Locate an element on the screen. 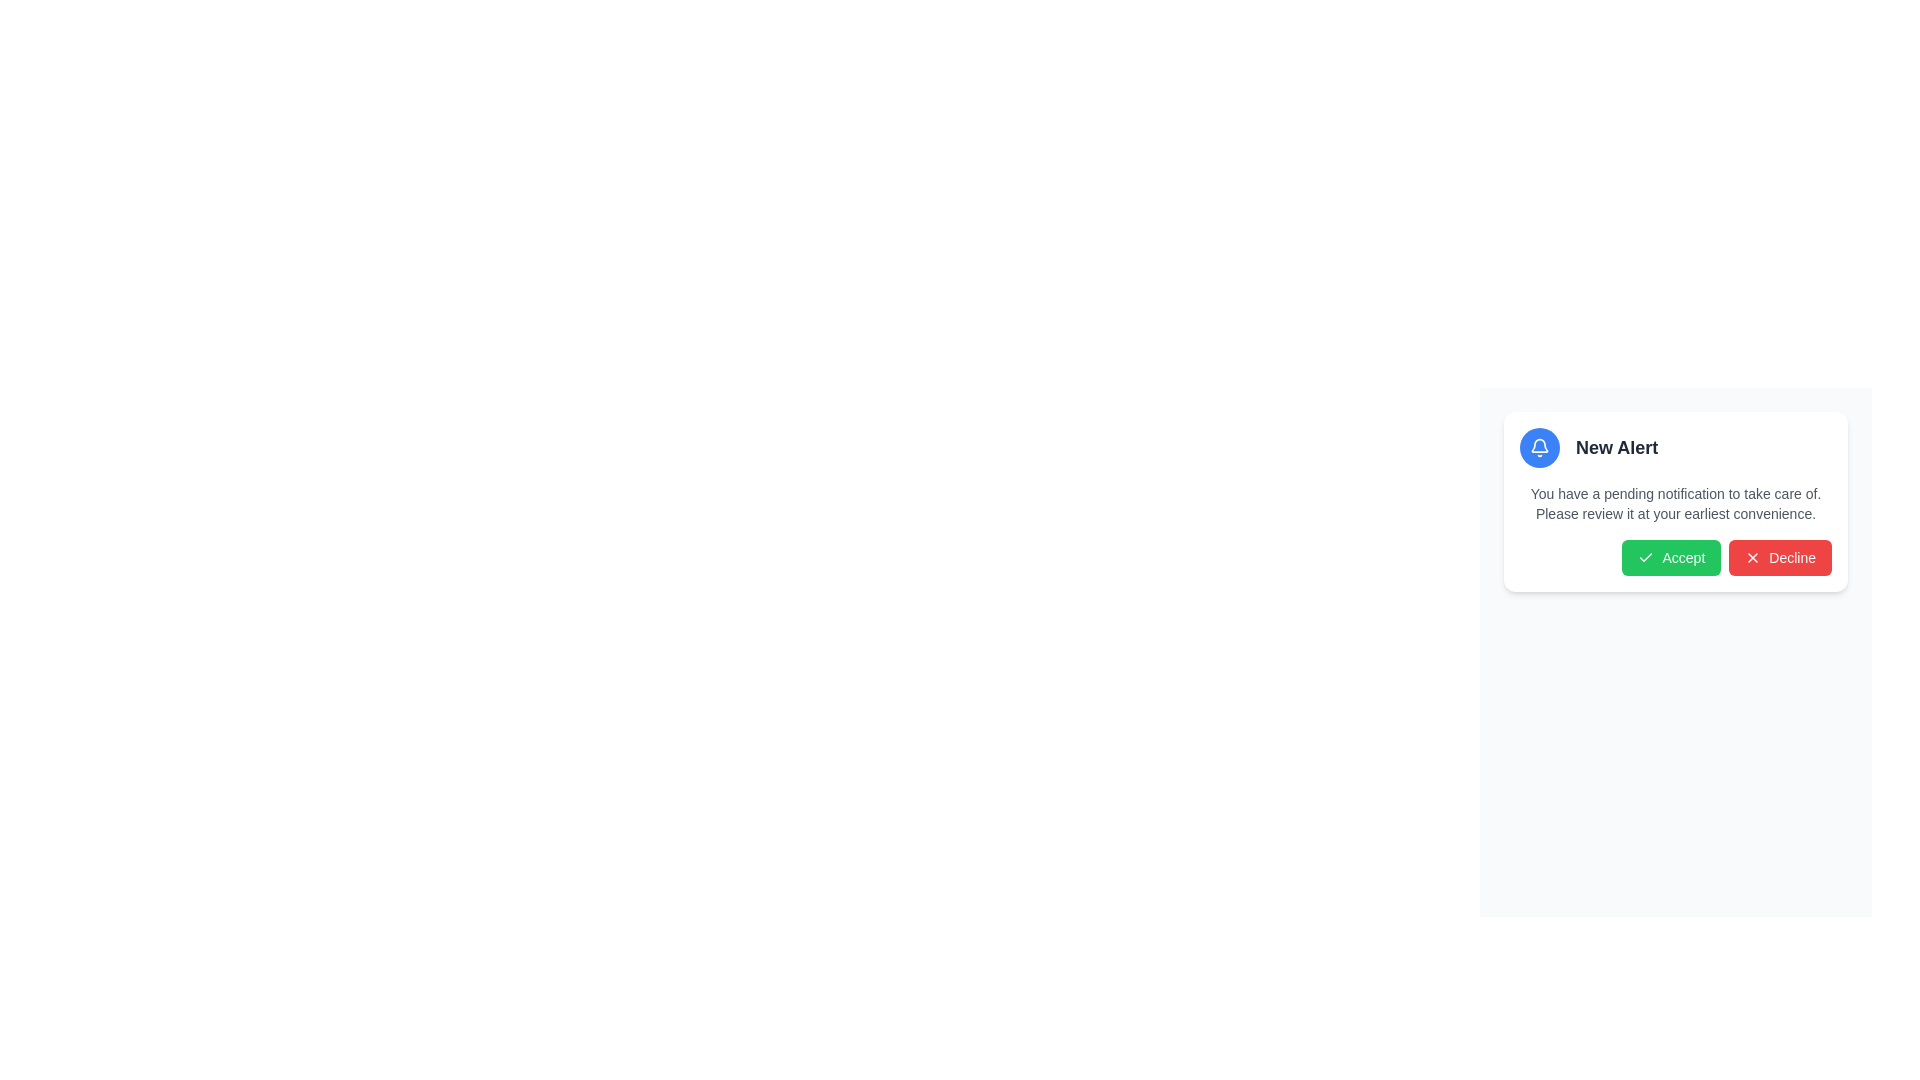  the notification icon inside the circular button-like structure, which is located to the left of the 'New Alert' text is located at coordinates (1539, 446).